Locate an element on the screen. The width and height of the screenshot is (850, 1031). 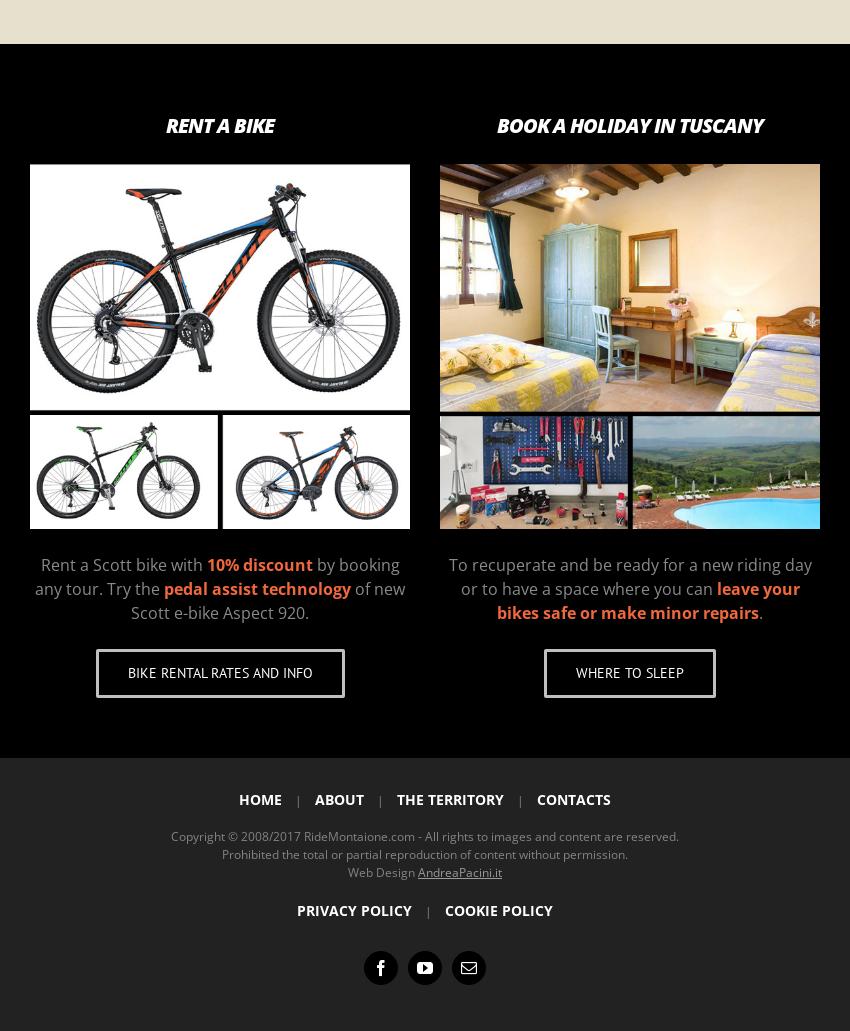
'Where to sleep' is located at coordinates (629, 672).